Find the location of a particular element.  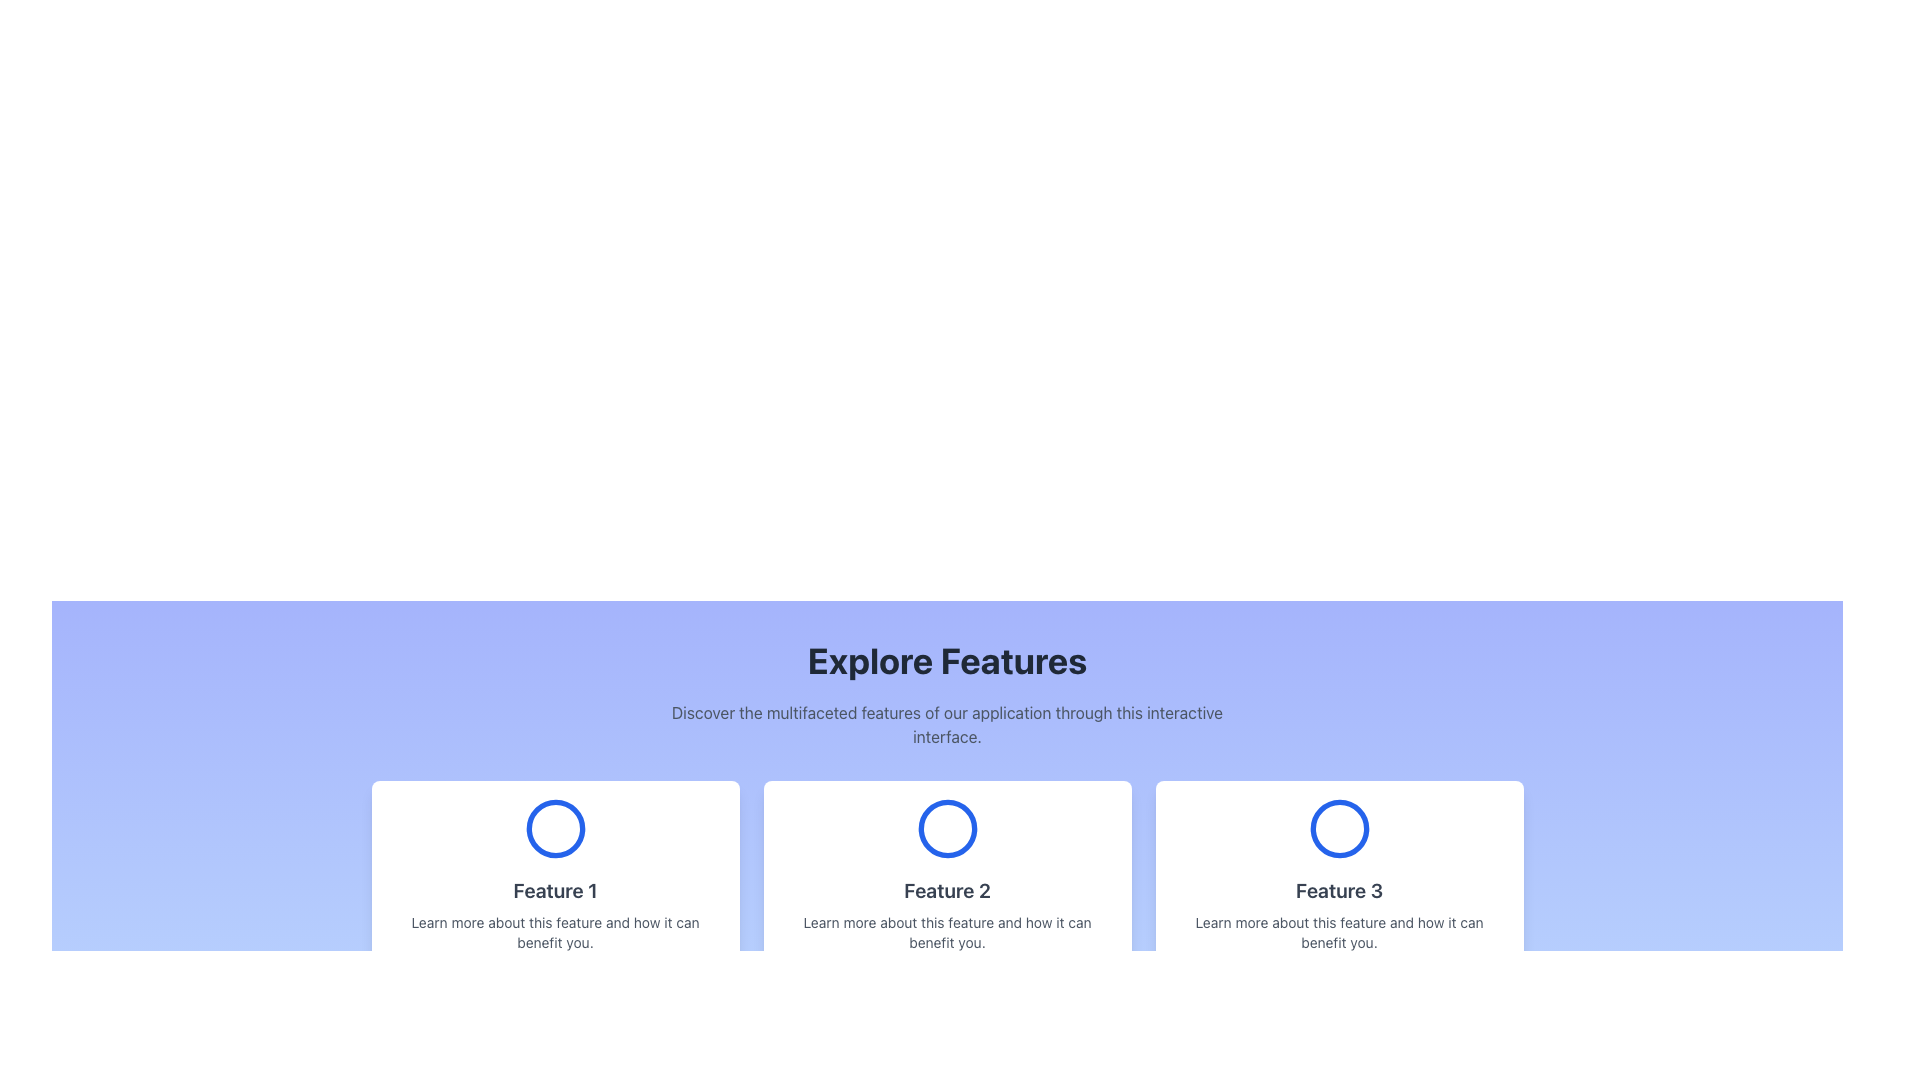

the rightmost Circle graphic element representing 'Feature 3' in the interface is located at coordinates (1339, 829).